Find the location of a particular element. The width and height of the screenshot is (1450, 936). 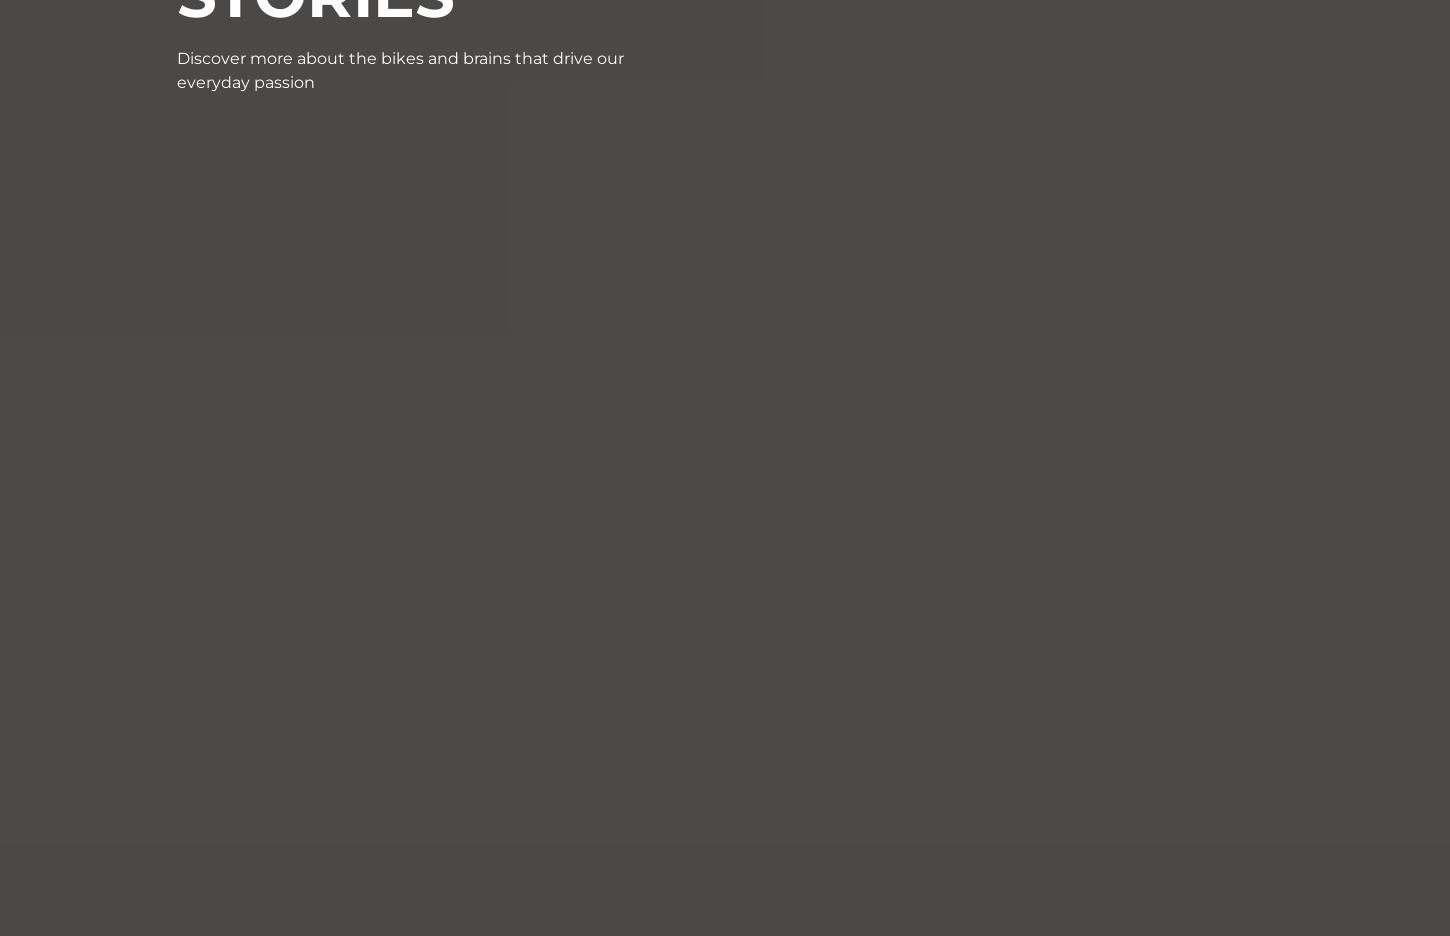

'5' is located at coordinates (756, 181).